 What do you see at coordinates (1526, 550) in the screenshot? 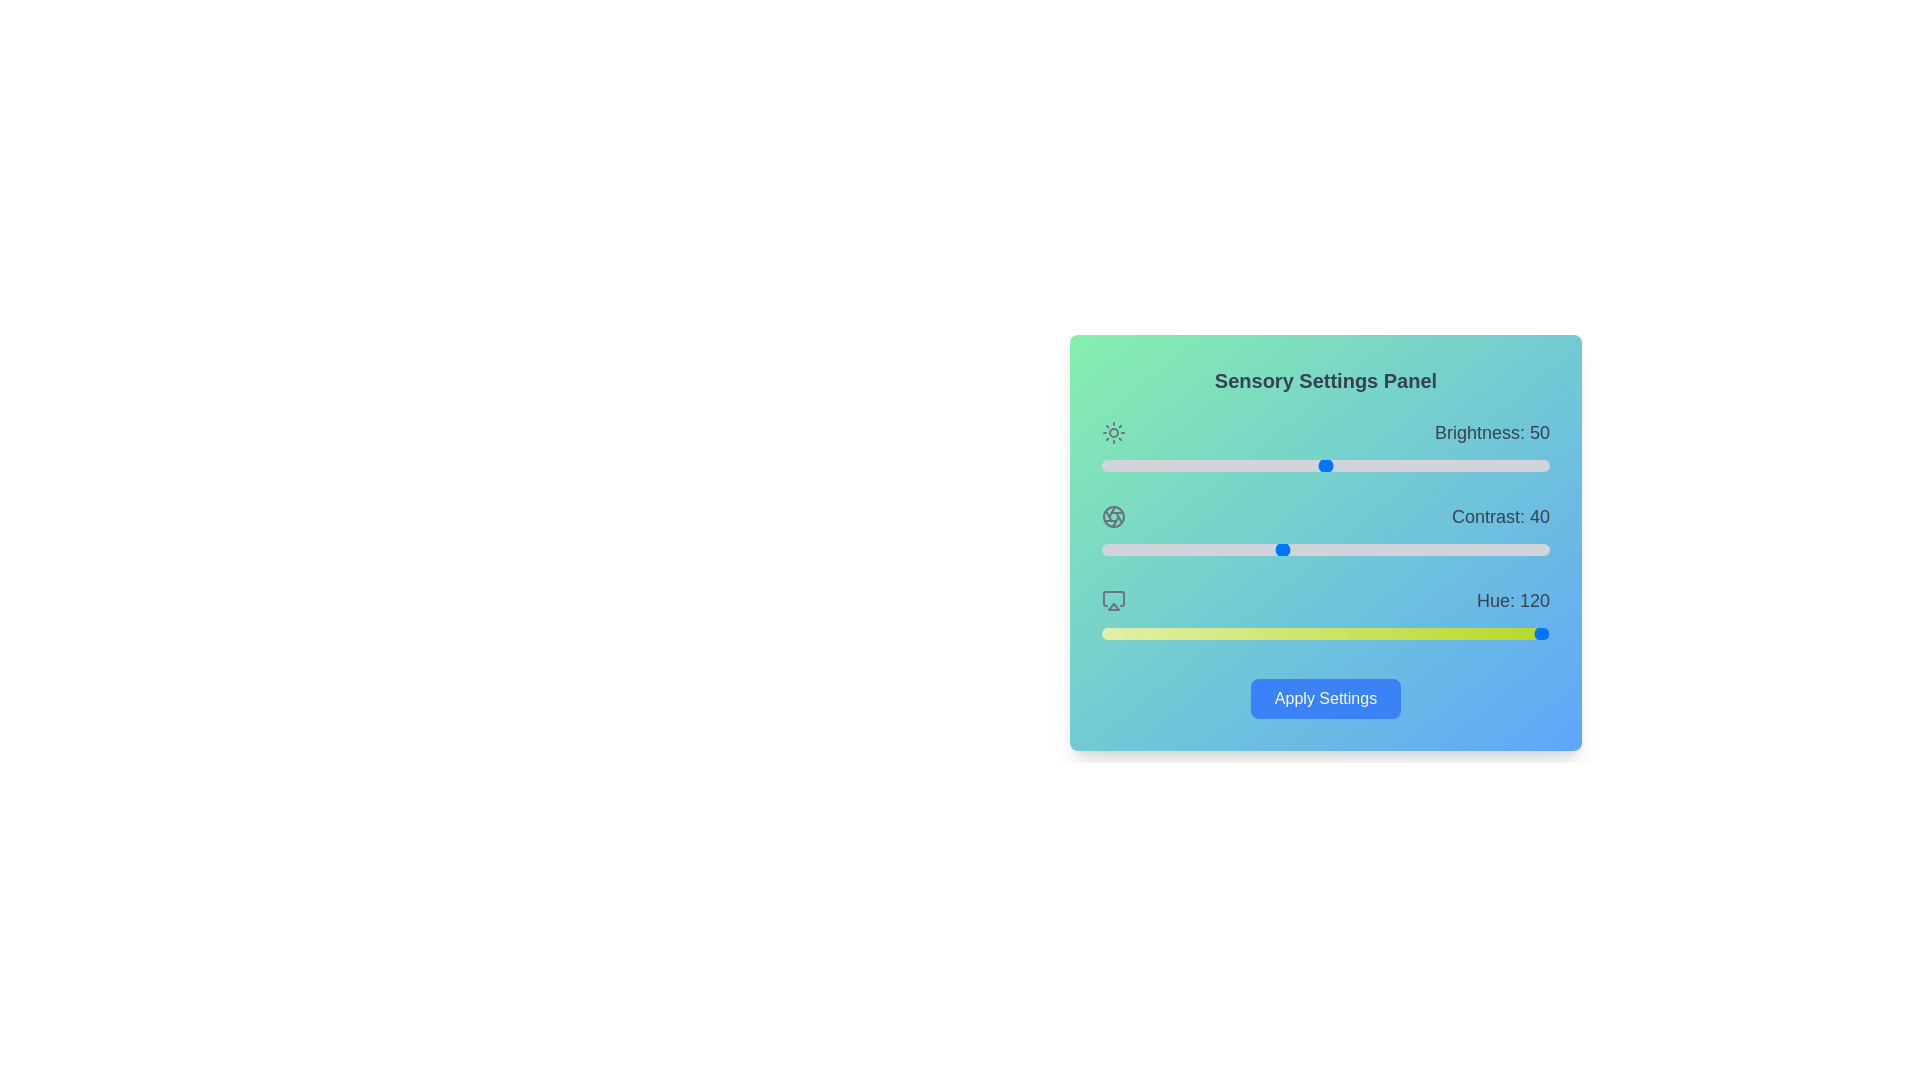
I see `the contrast slider to 95` at bounding box center [1526, 550].